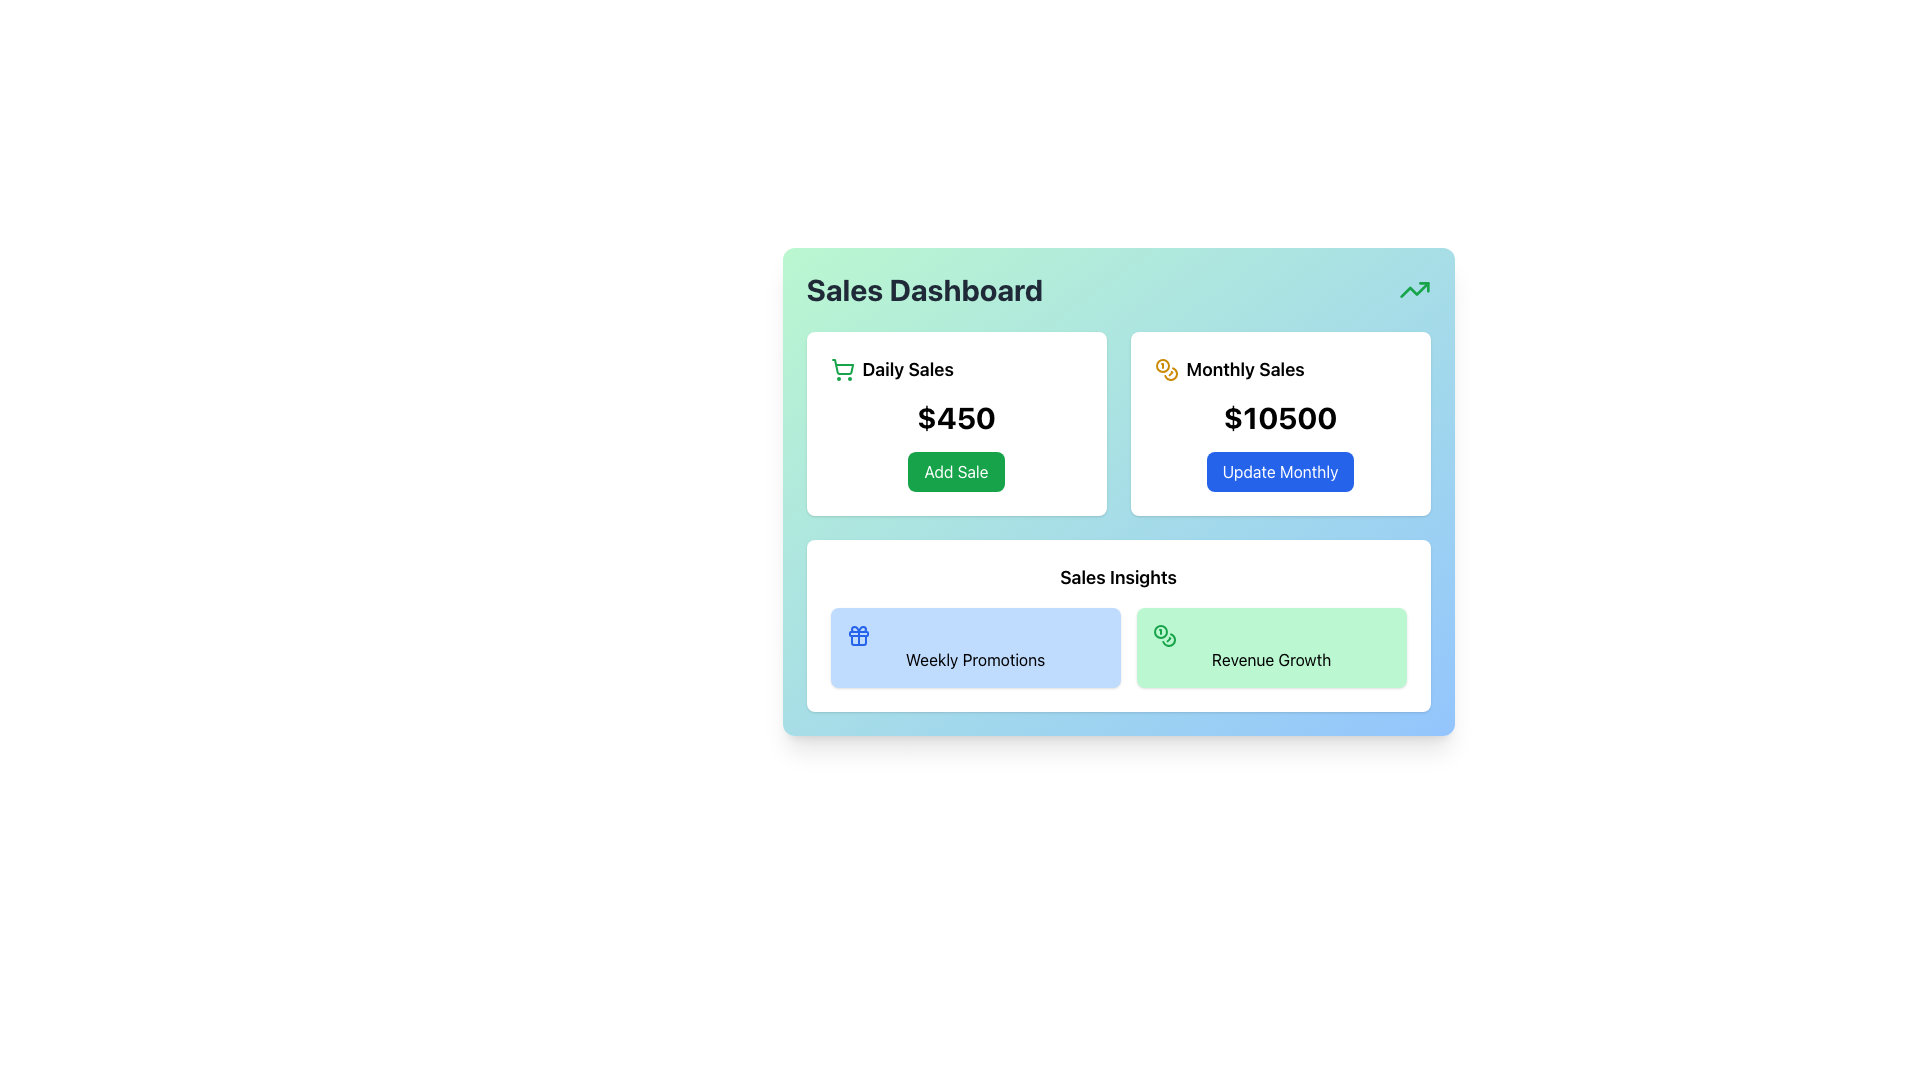 This screenshot has height=1080, width=1920. What do you see at coordinates (858, 633) in the screenshot?
I see `the rectangle component of the gift icon located in the 'Weekly Promotions' card under 'Sales Insights' on the dashboard` at bounding box center [858, 633].